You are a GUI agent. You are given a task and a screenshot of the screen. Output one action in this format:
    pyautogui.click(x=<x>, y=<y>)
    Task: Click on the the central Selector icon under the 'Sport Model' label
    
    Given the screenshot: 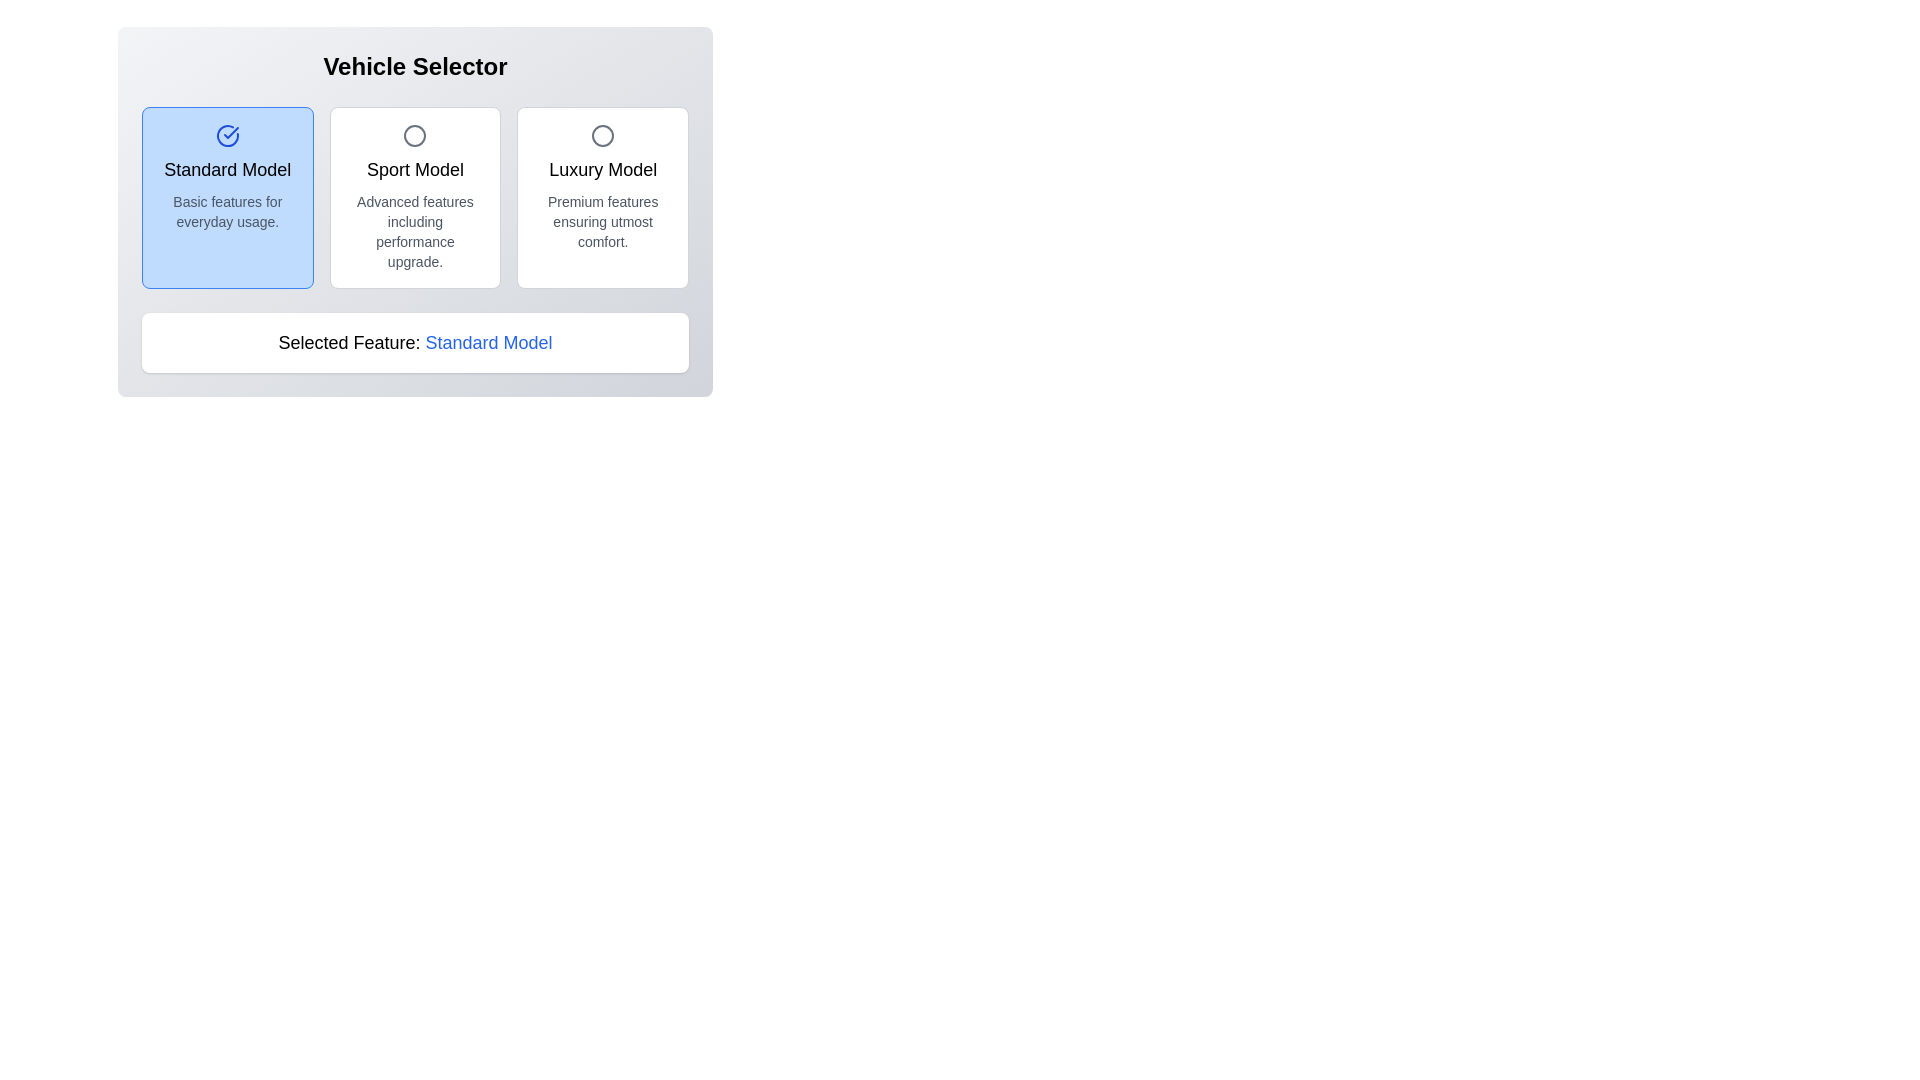 What is the action you would take?
    pyautogui.click(x=414, y=135)
    